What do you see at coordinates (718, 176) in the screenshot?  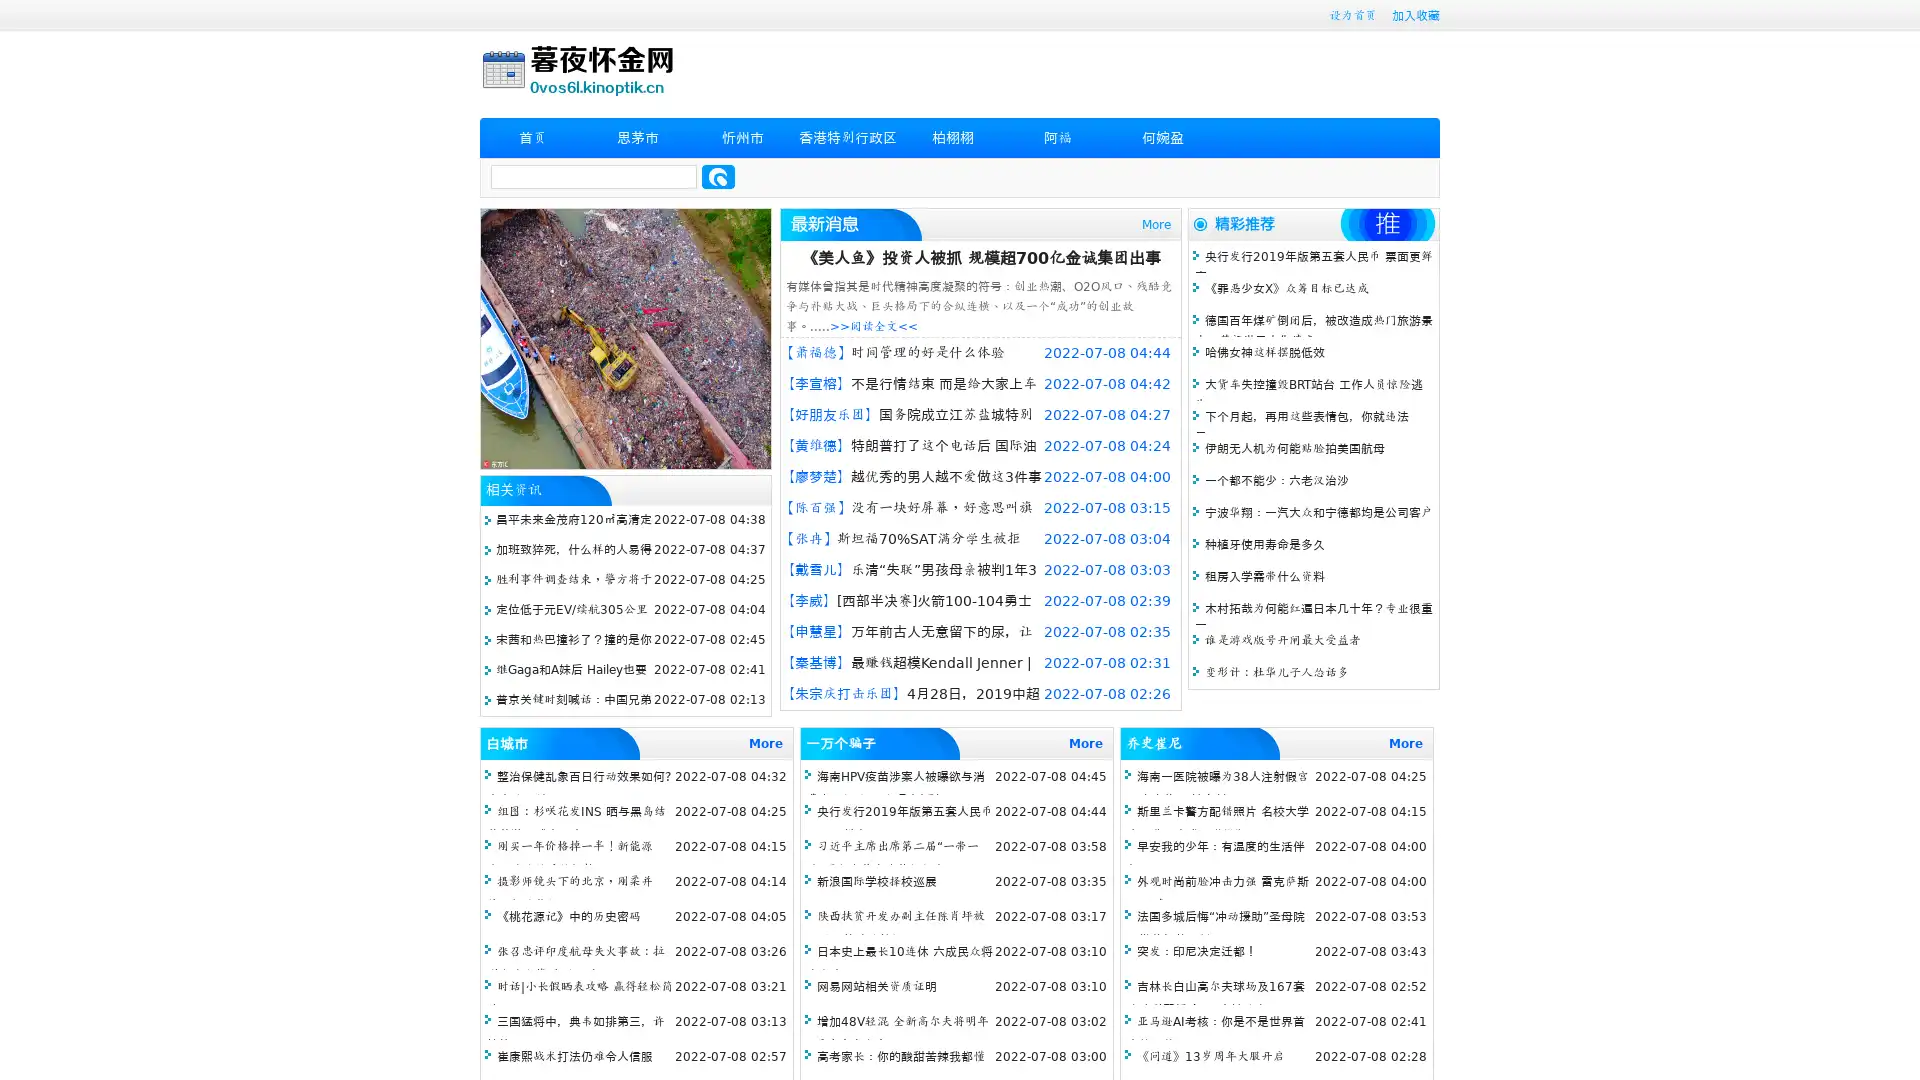 I see `Search` at bounding box center [718, 176].